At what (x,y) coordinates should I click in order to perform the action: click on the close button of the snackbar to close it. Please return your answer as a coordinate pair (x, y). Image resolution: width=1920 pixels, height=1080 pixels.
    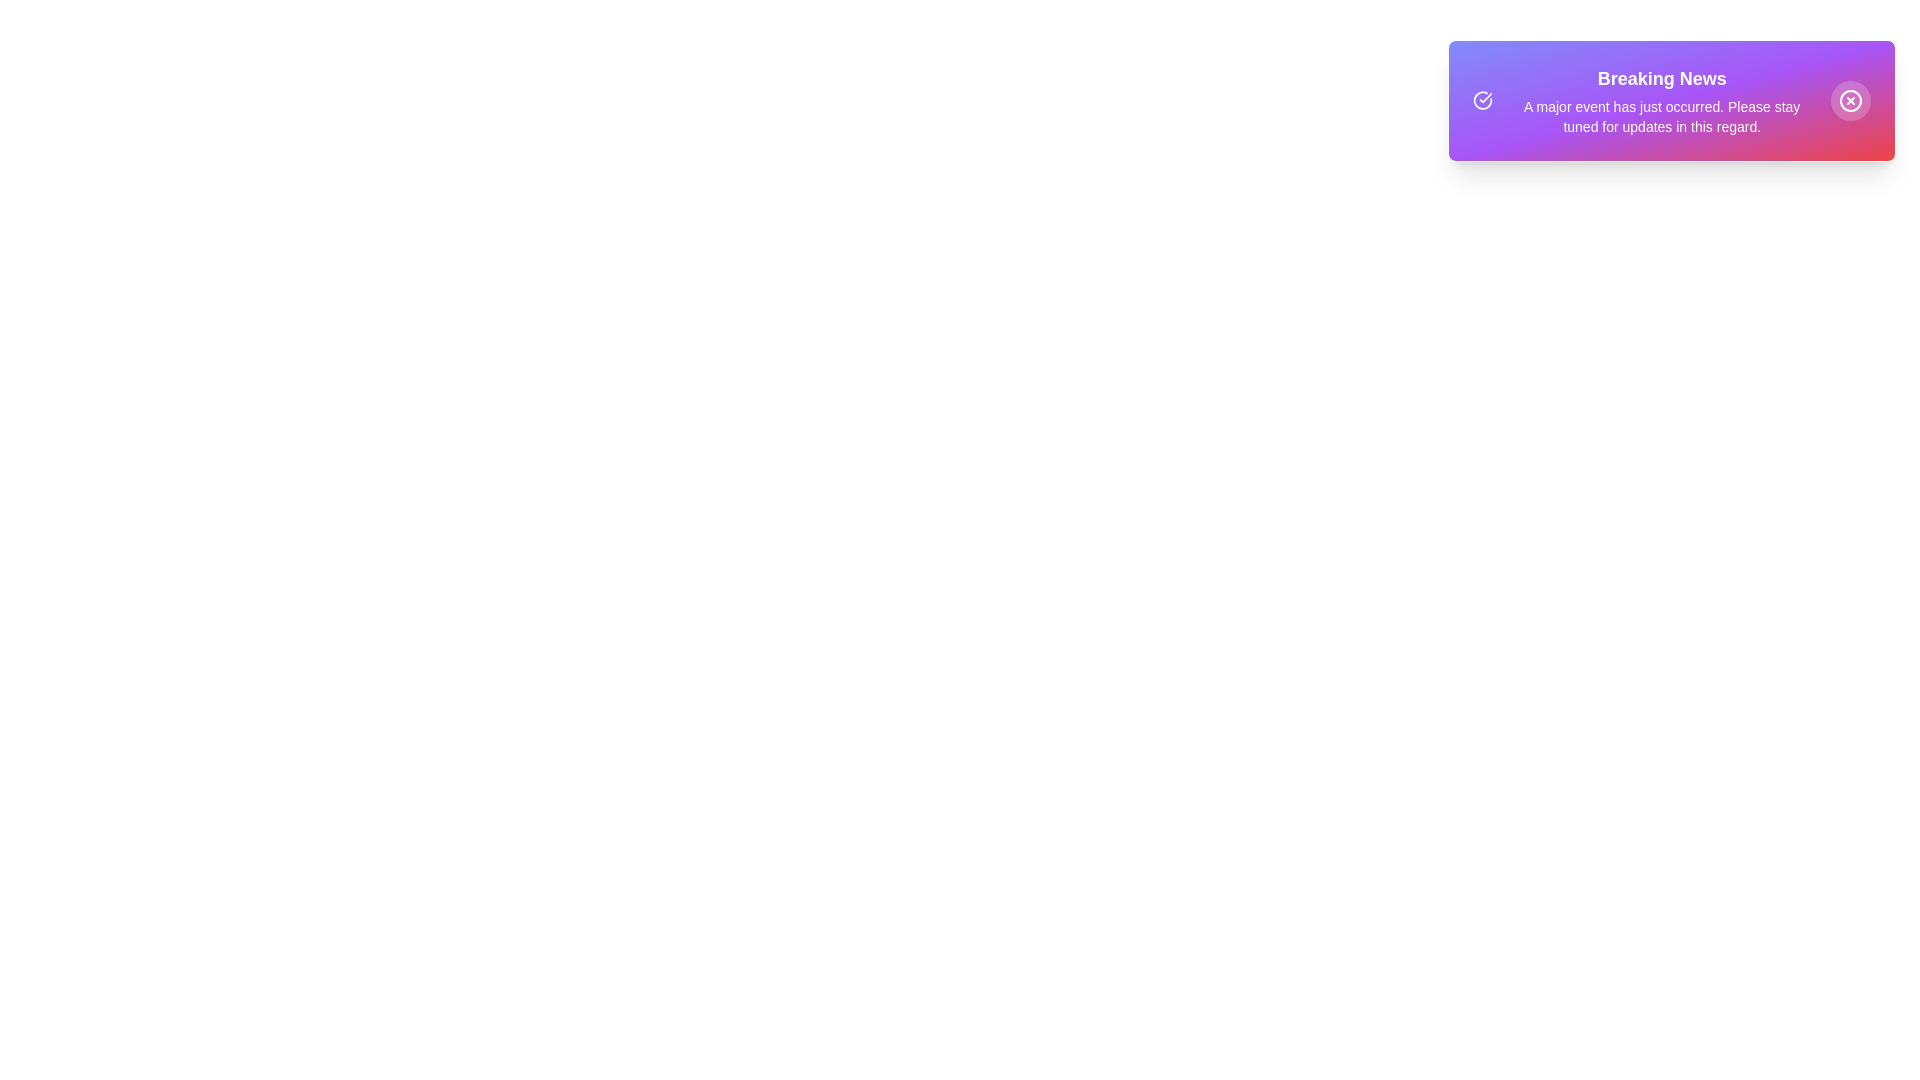
    Looking at the image, I should click on (1850, 100).